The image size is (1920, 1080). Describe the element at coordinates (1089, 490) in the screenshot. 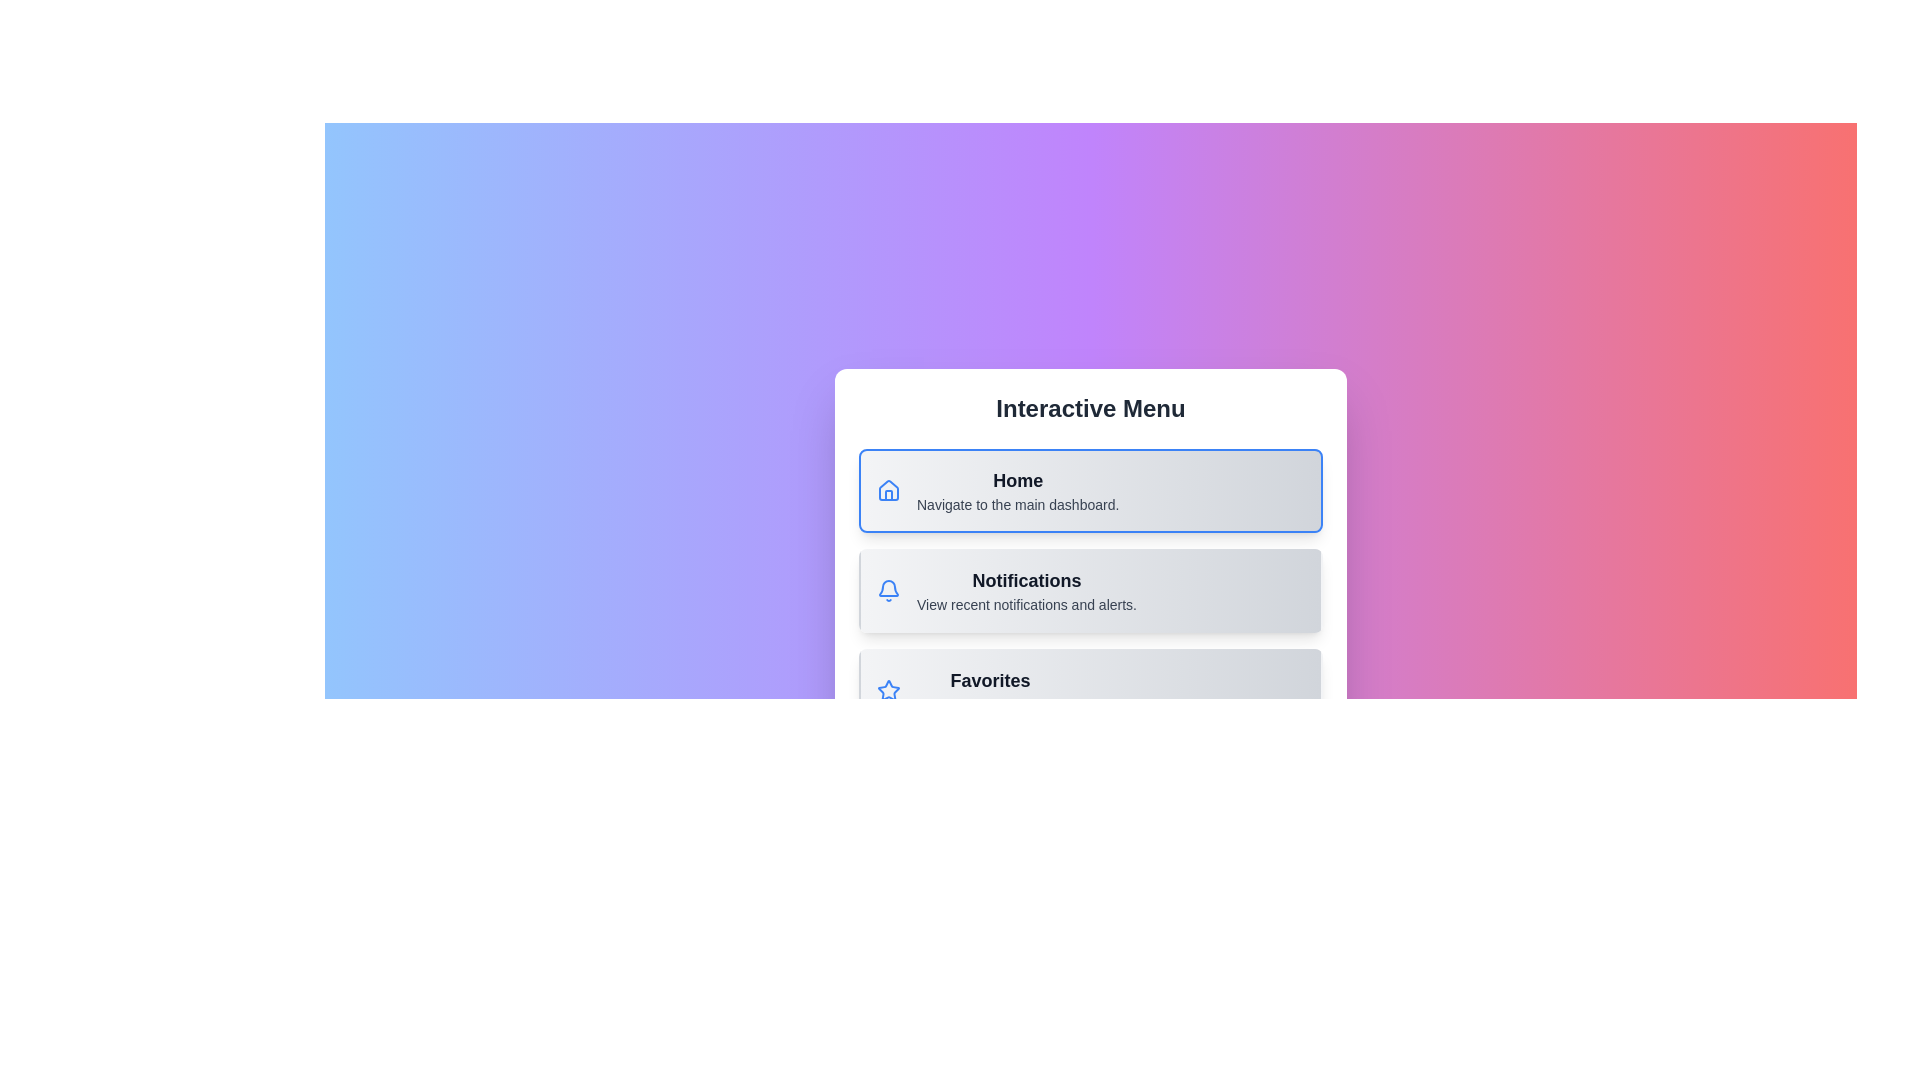

I see `the menu option Home` at that location.